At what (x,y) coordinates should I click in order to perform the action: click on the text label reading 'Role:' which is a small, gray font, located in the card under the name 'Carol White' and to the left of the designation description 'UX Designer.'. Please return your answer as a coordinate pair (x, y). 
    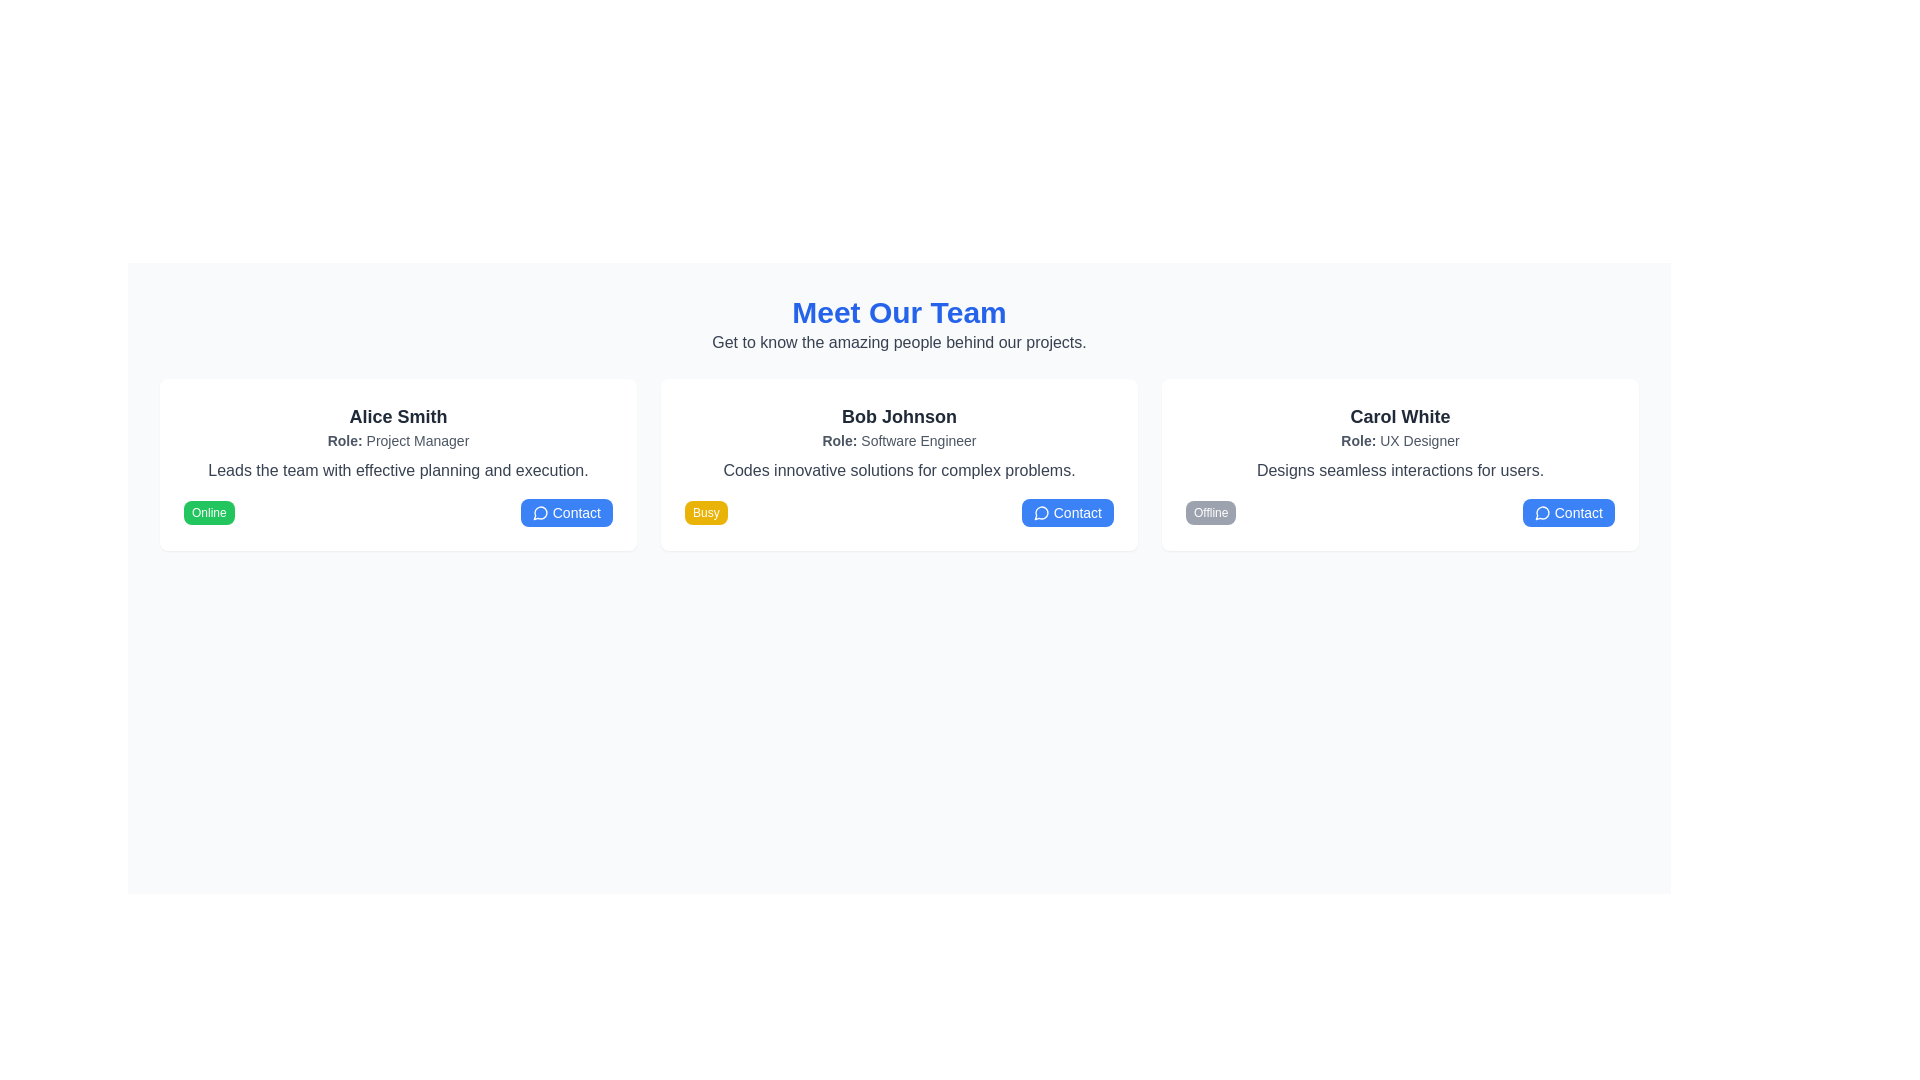
    Looking at the image, I should click on (1358, 439).